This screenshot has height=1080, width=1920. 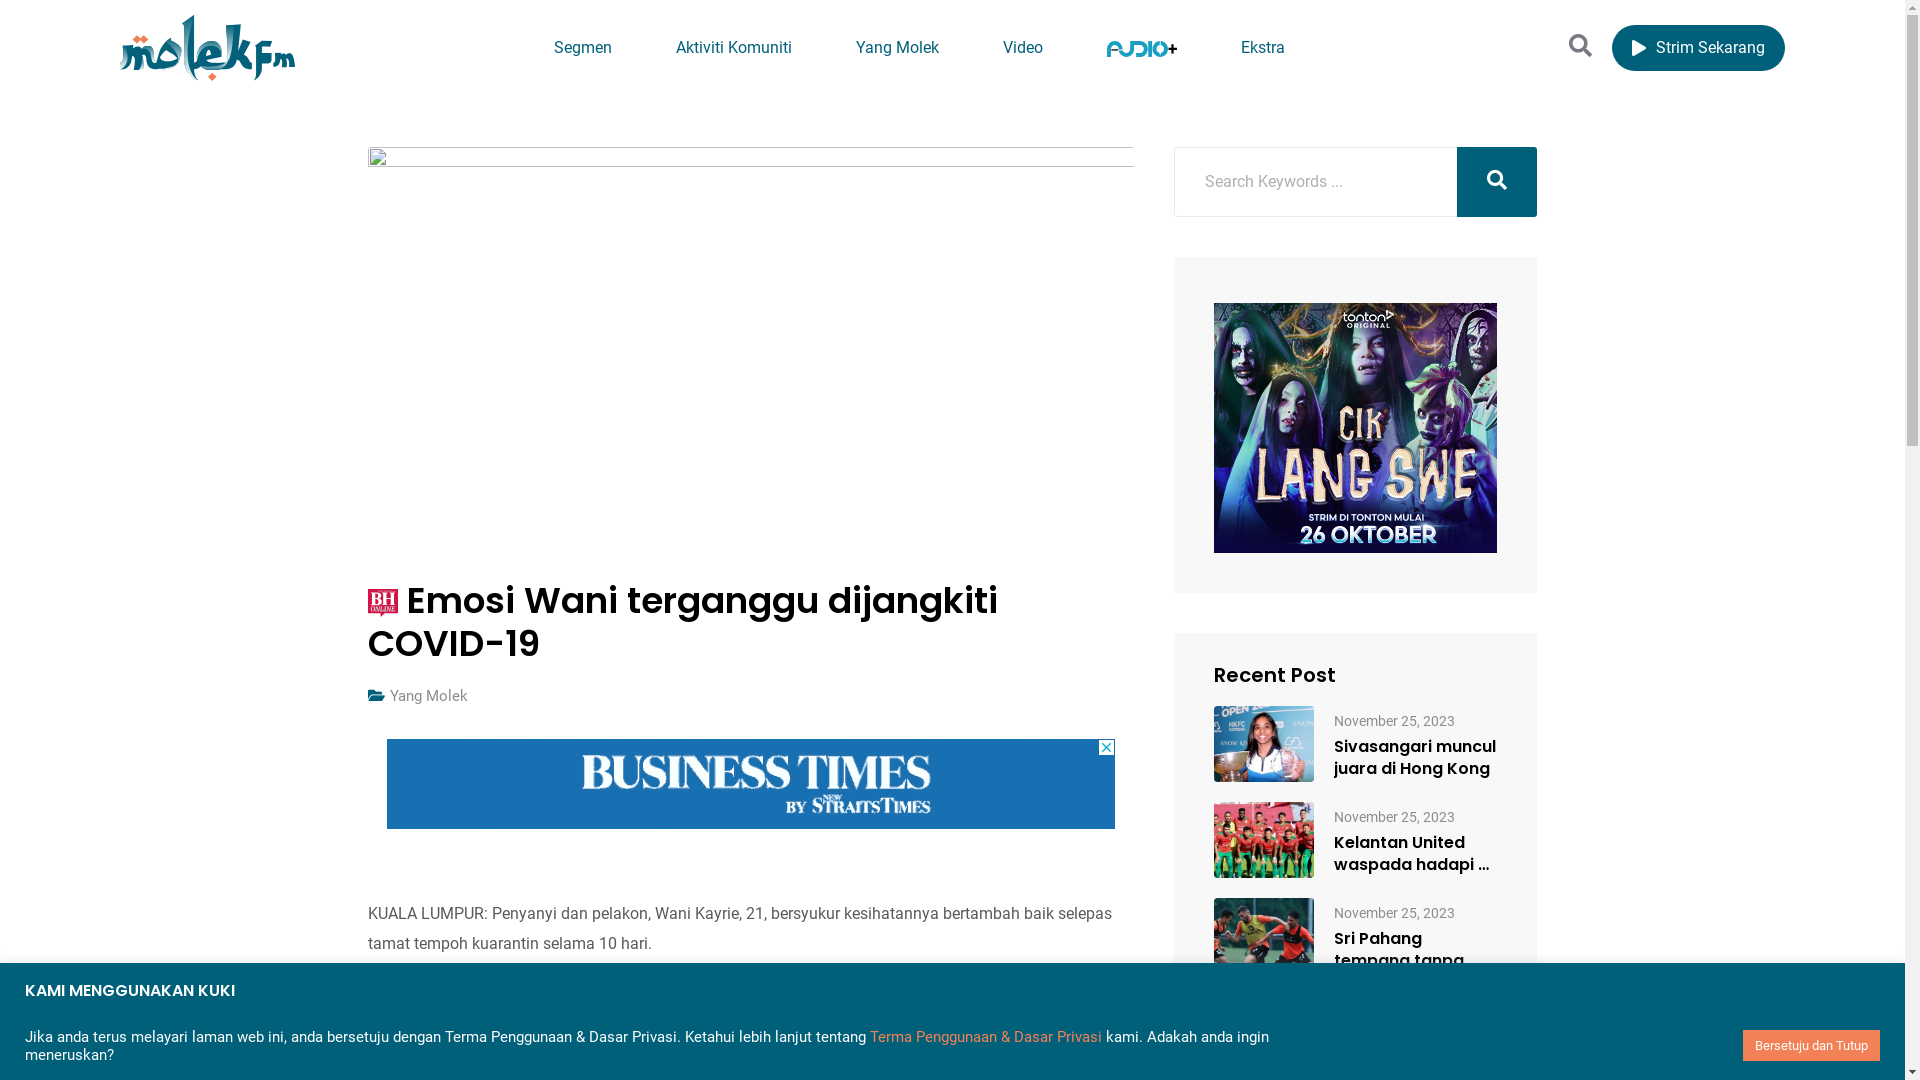 What do you see at coordinates (1414, 853) in the screenshot?
I see `'Kelantan United waspada hadapi KL City'` at bounding box center [1414, 853].